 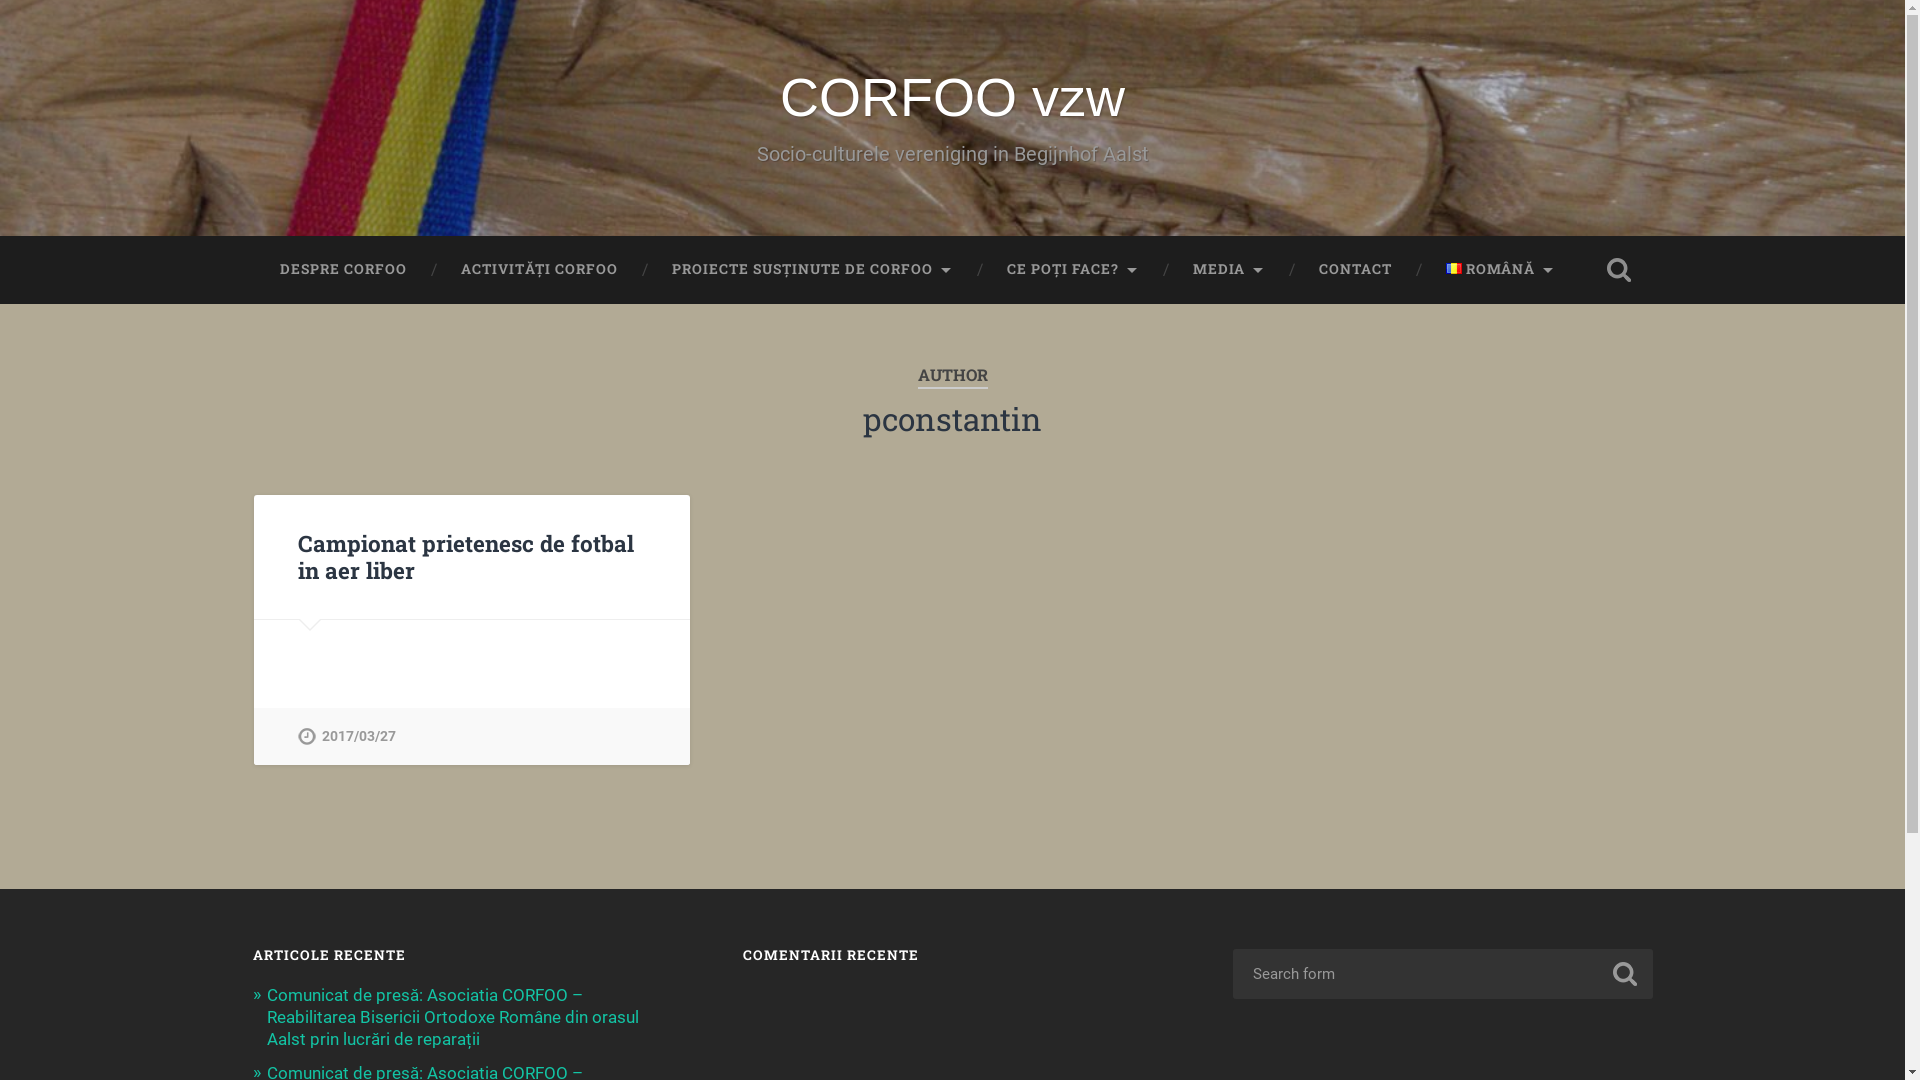 What do you see at coordinates (296, 736) in the screenshot?
I see `'2017/03/27'` at bounding box center [296, 736].